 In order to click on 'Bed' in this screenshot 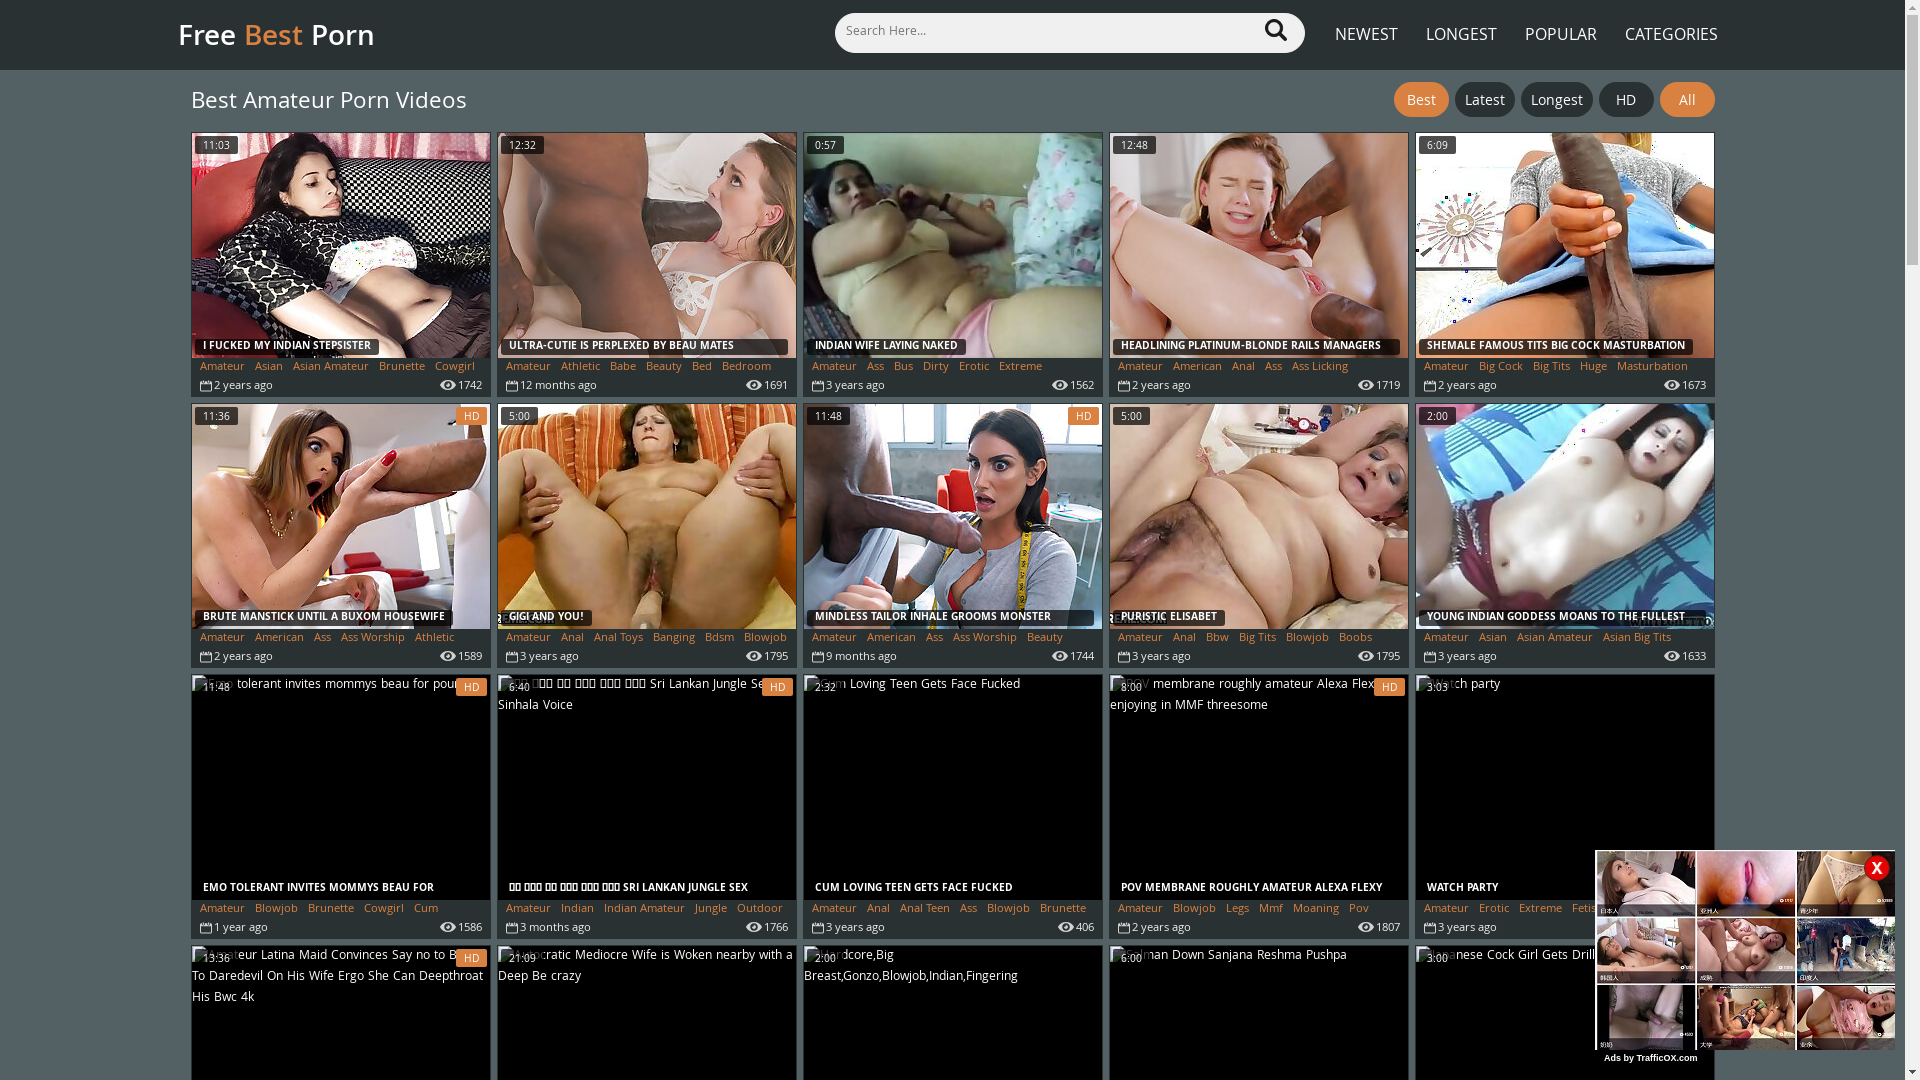, I will do `click(701, 367)`.